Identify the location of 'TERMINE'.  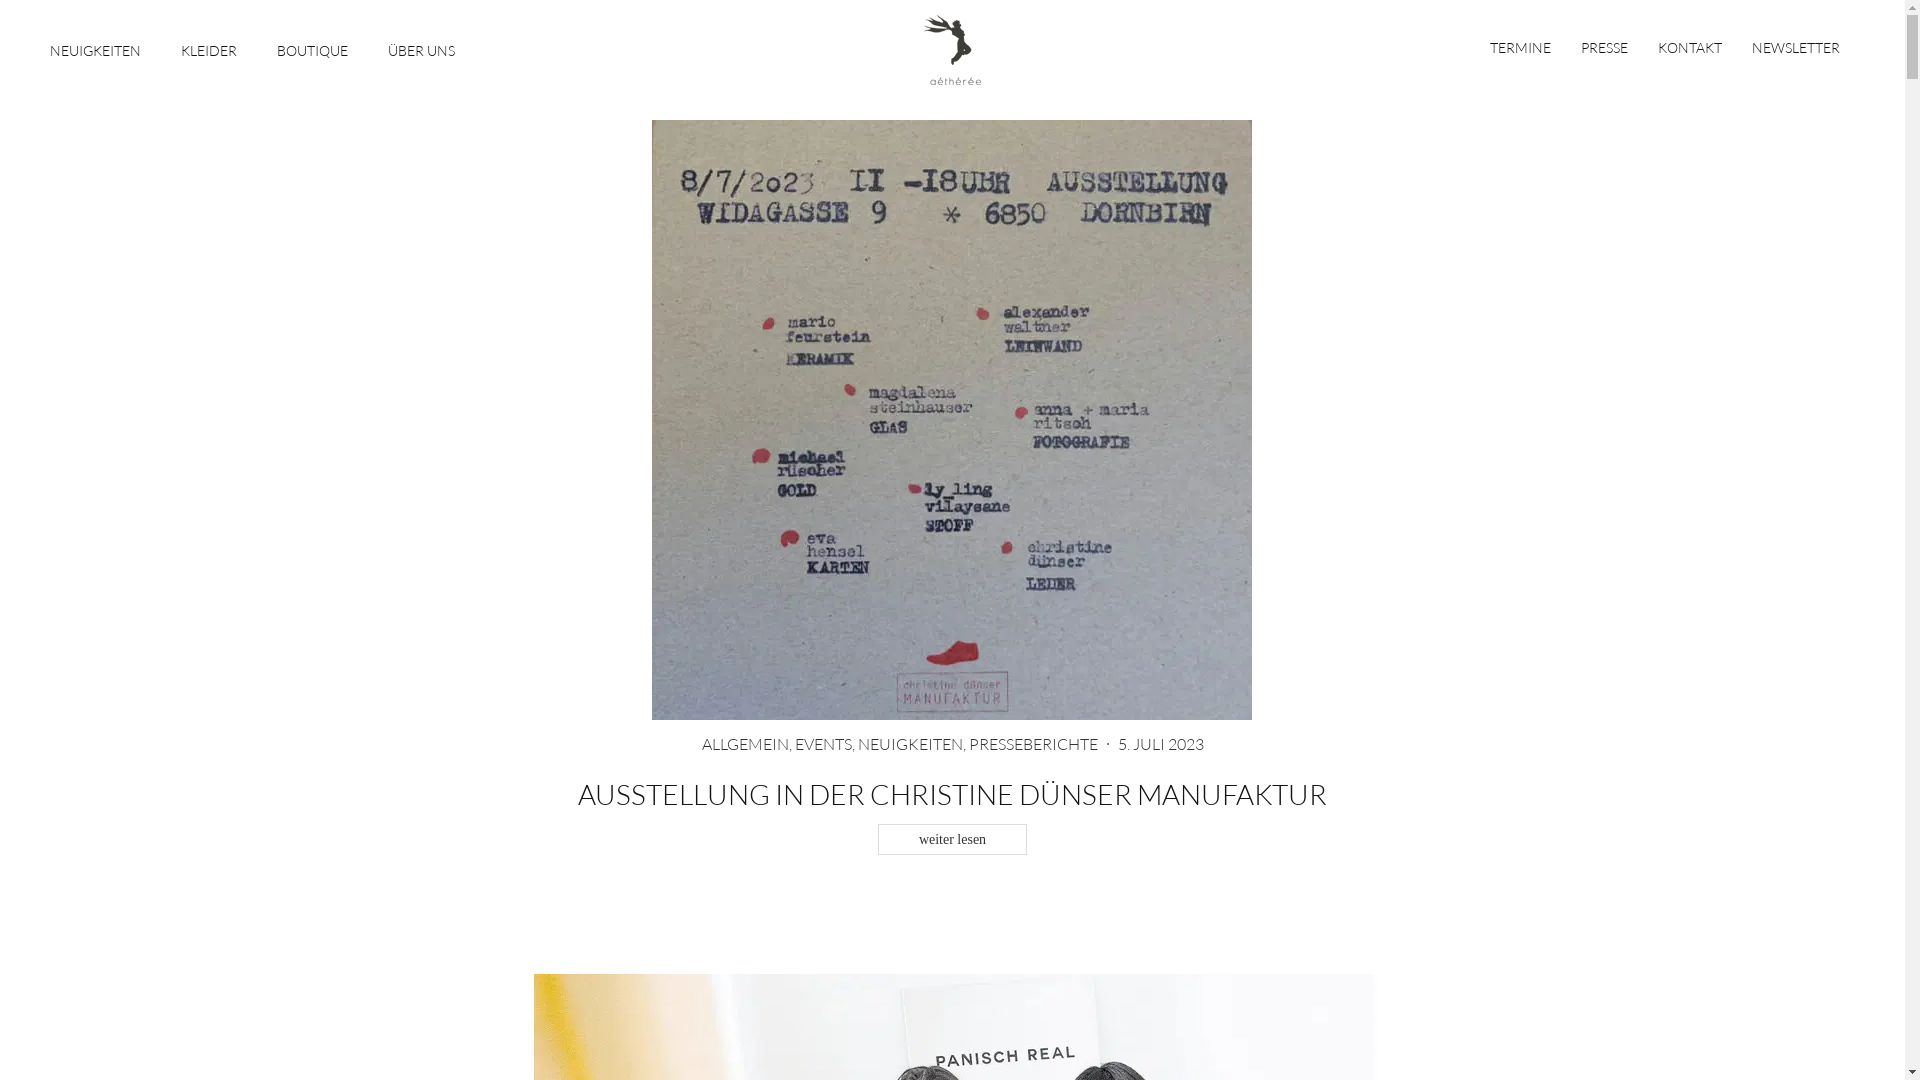
(1526, 46).